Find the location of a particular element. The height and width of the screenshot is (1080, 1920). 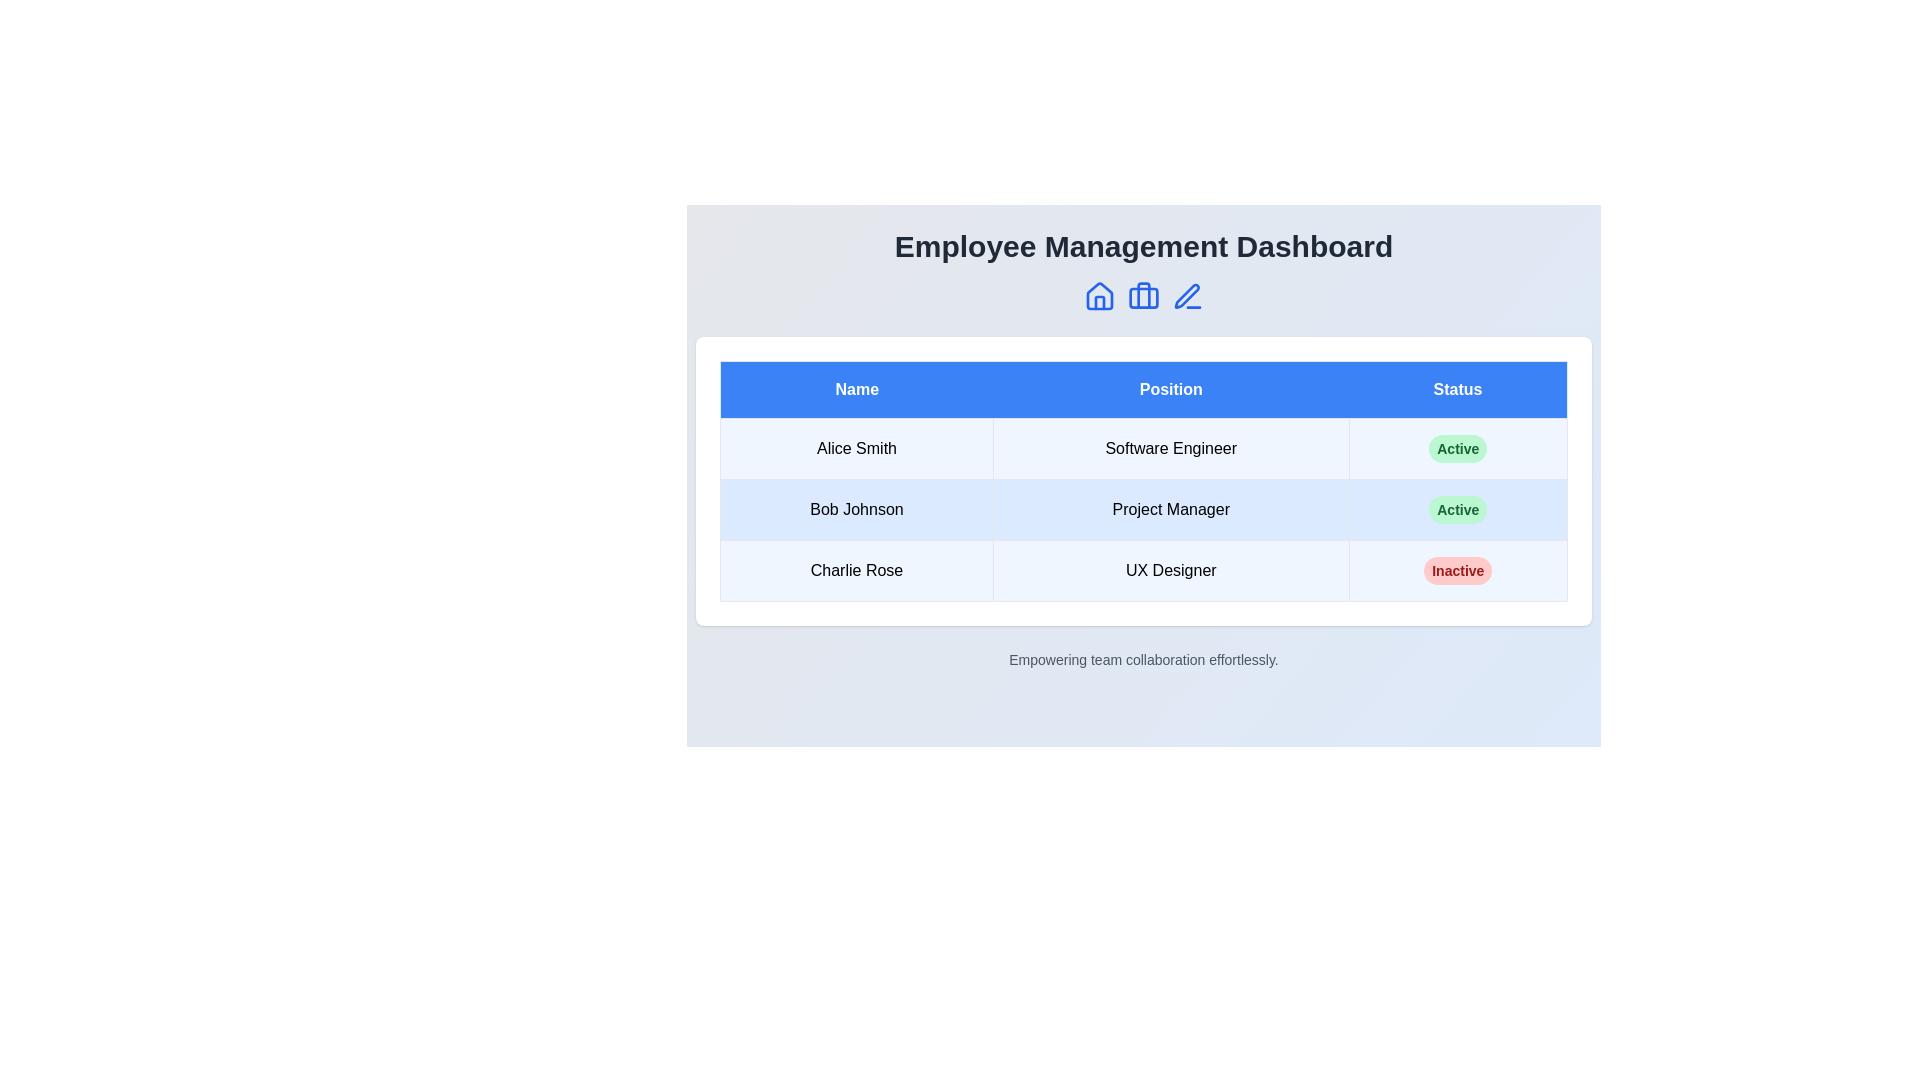

the second row of the employee table in the 'Employee Management Dashboard' is located at coordinates (1143, 508).